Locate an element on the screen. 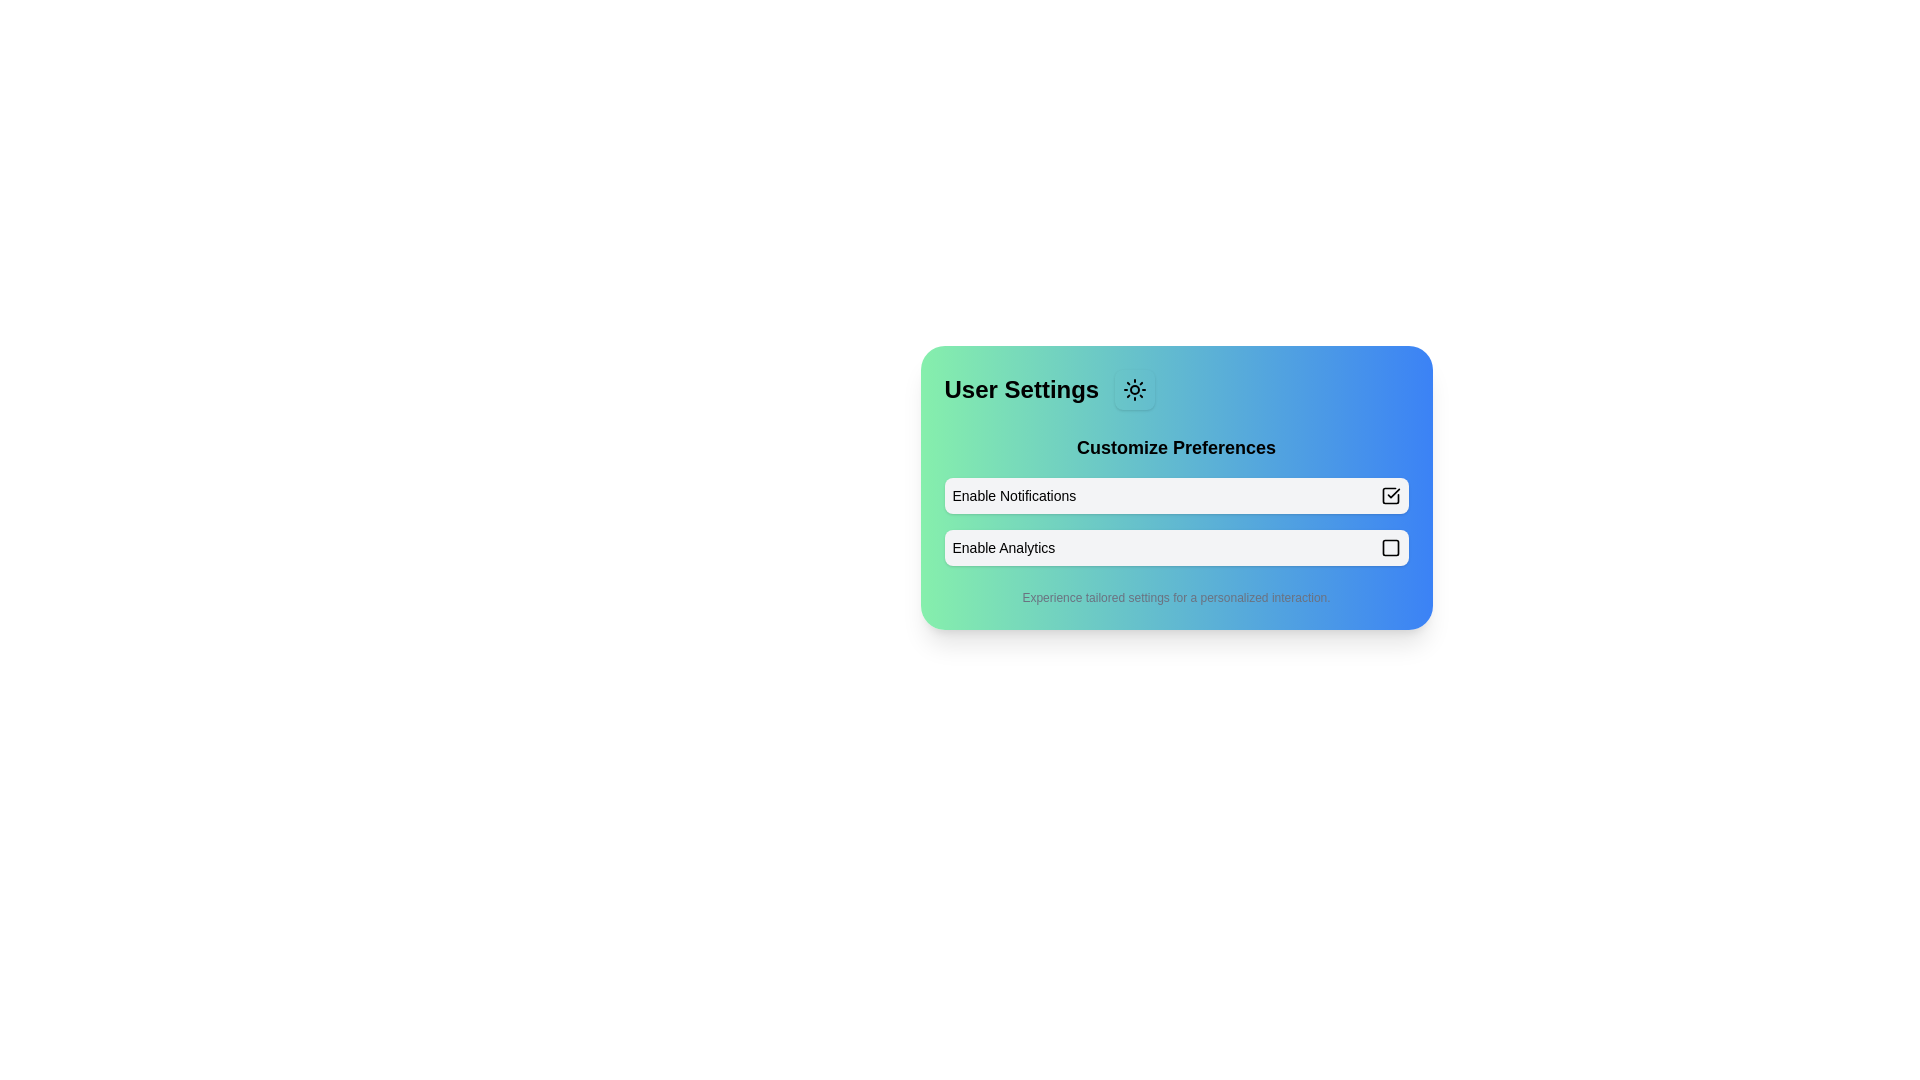  the informational text label located at the bottom of the card-like UI element, which provides descriptions related to settings and features is located at coordinates (1176, 596).